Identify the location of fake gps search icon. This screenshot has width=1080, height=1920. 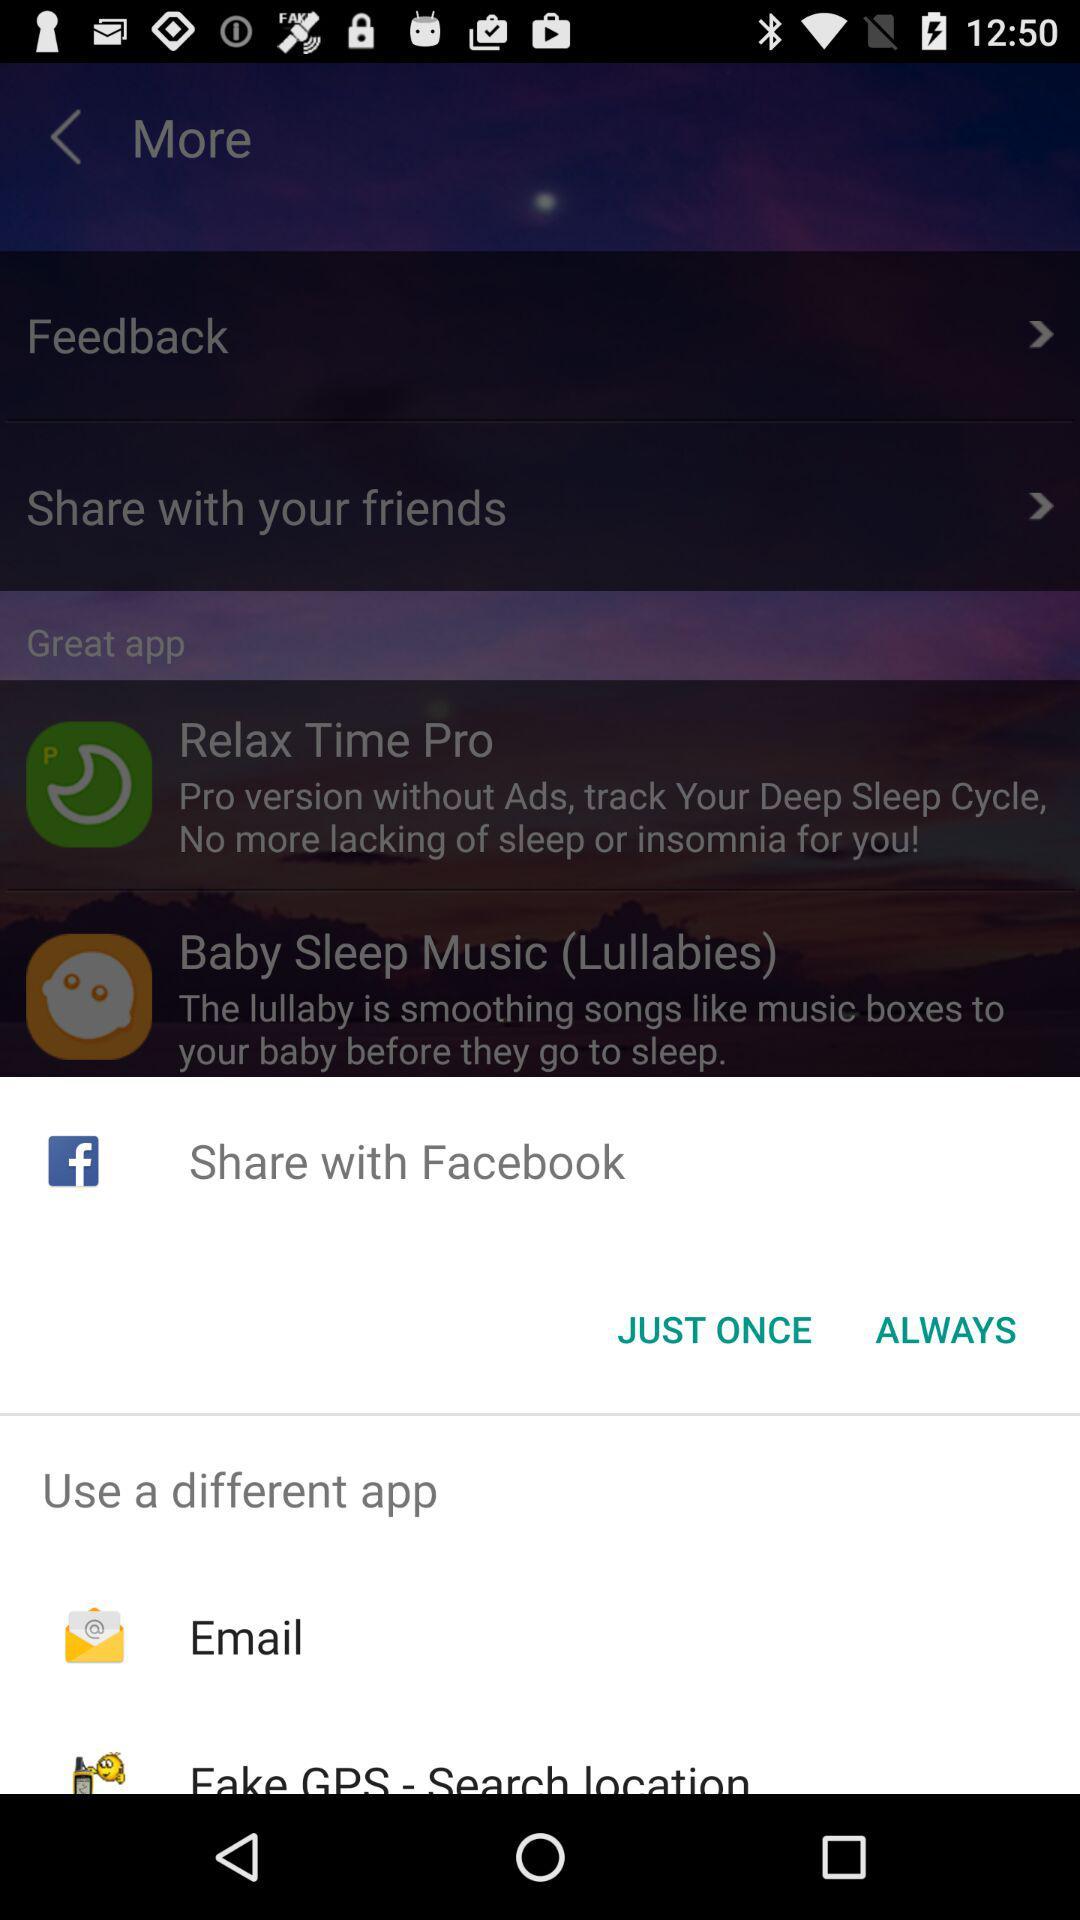
(470, 1772).